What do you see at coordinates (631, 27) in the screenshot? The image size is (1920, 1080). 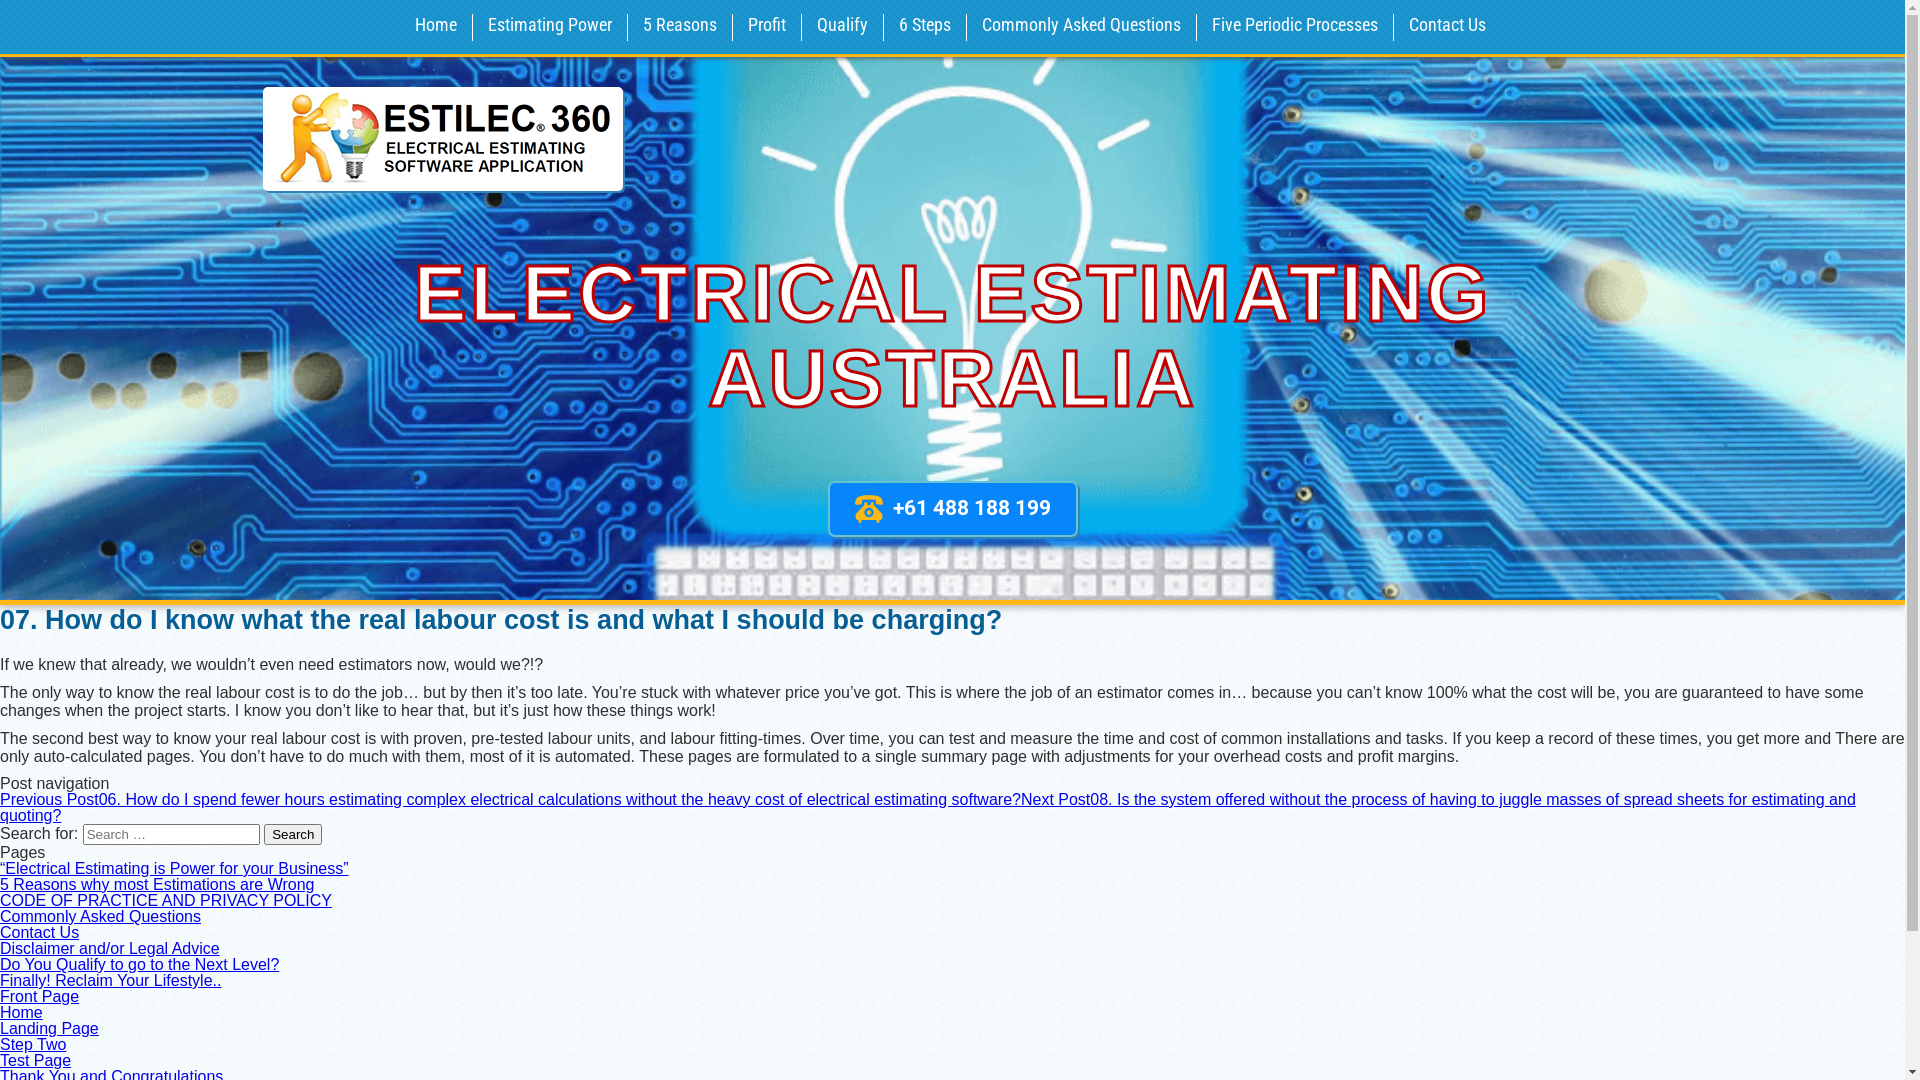 I see `'5 Reasons'` at bounding box center [631, 27].